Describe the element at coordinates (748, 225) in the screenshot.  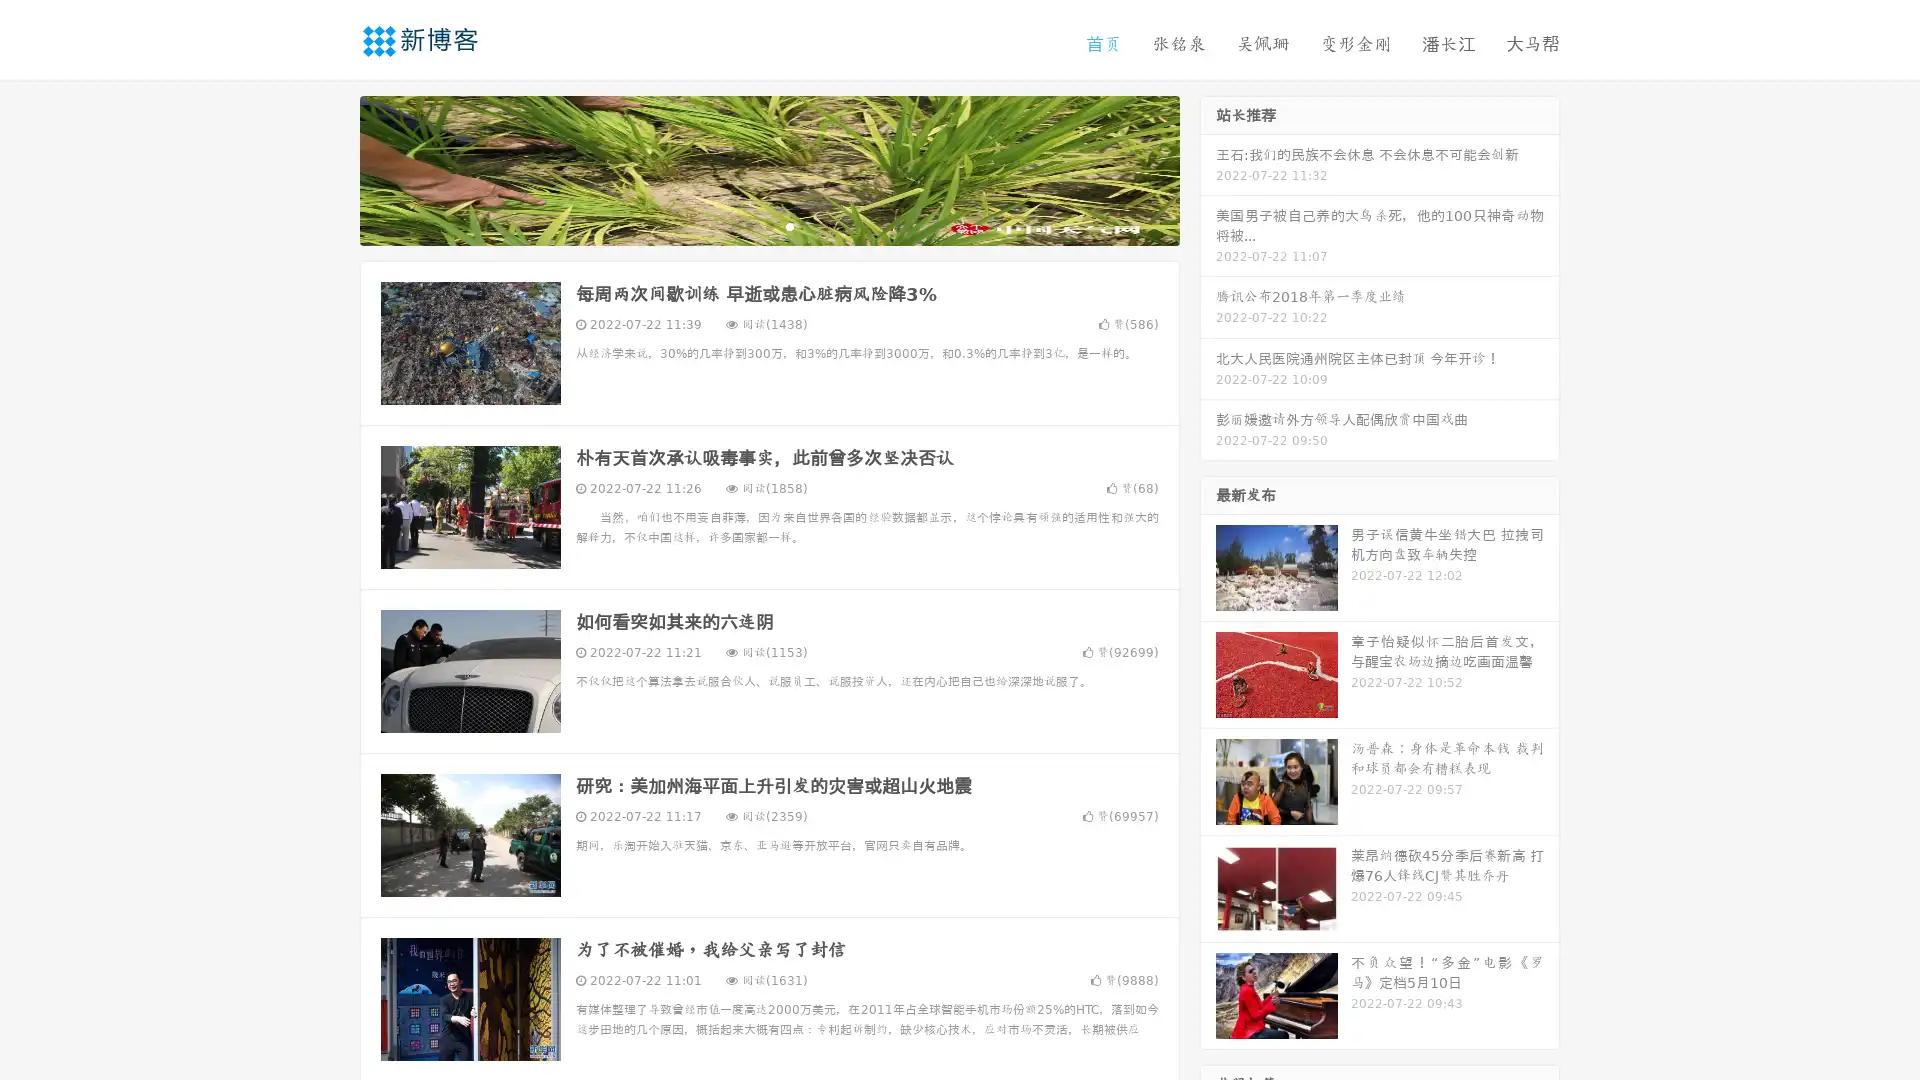
I see `Go to slide 1` at that location.